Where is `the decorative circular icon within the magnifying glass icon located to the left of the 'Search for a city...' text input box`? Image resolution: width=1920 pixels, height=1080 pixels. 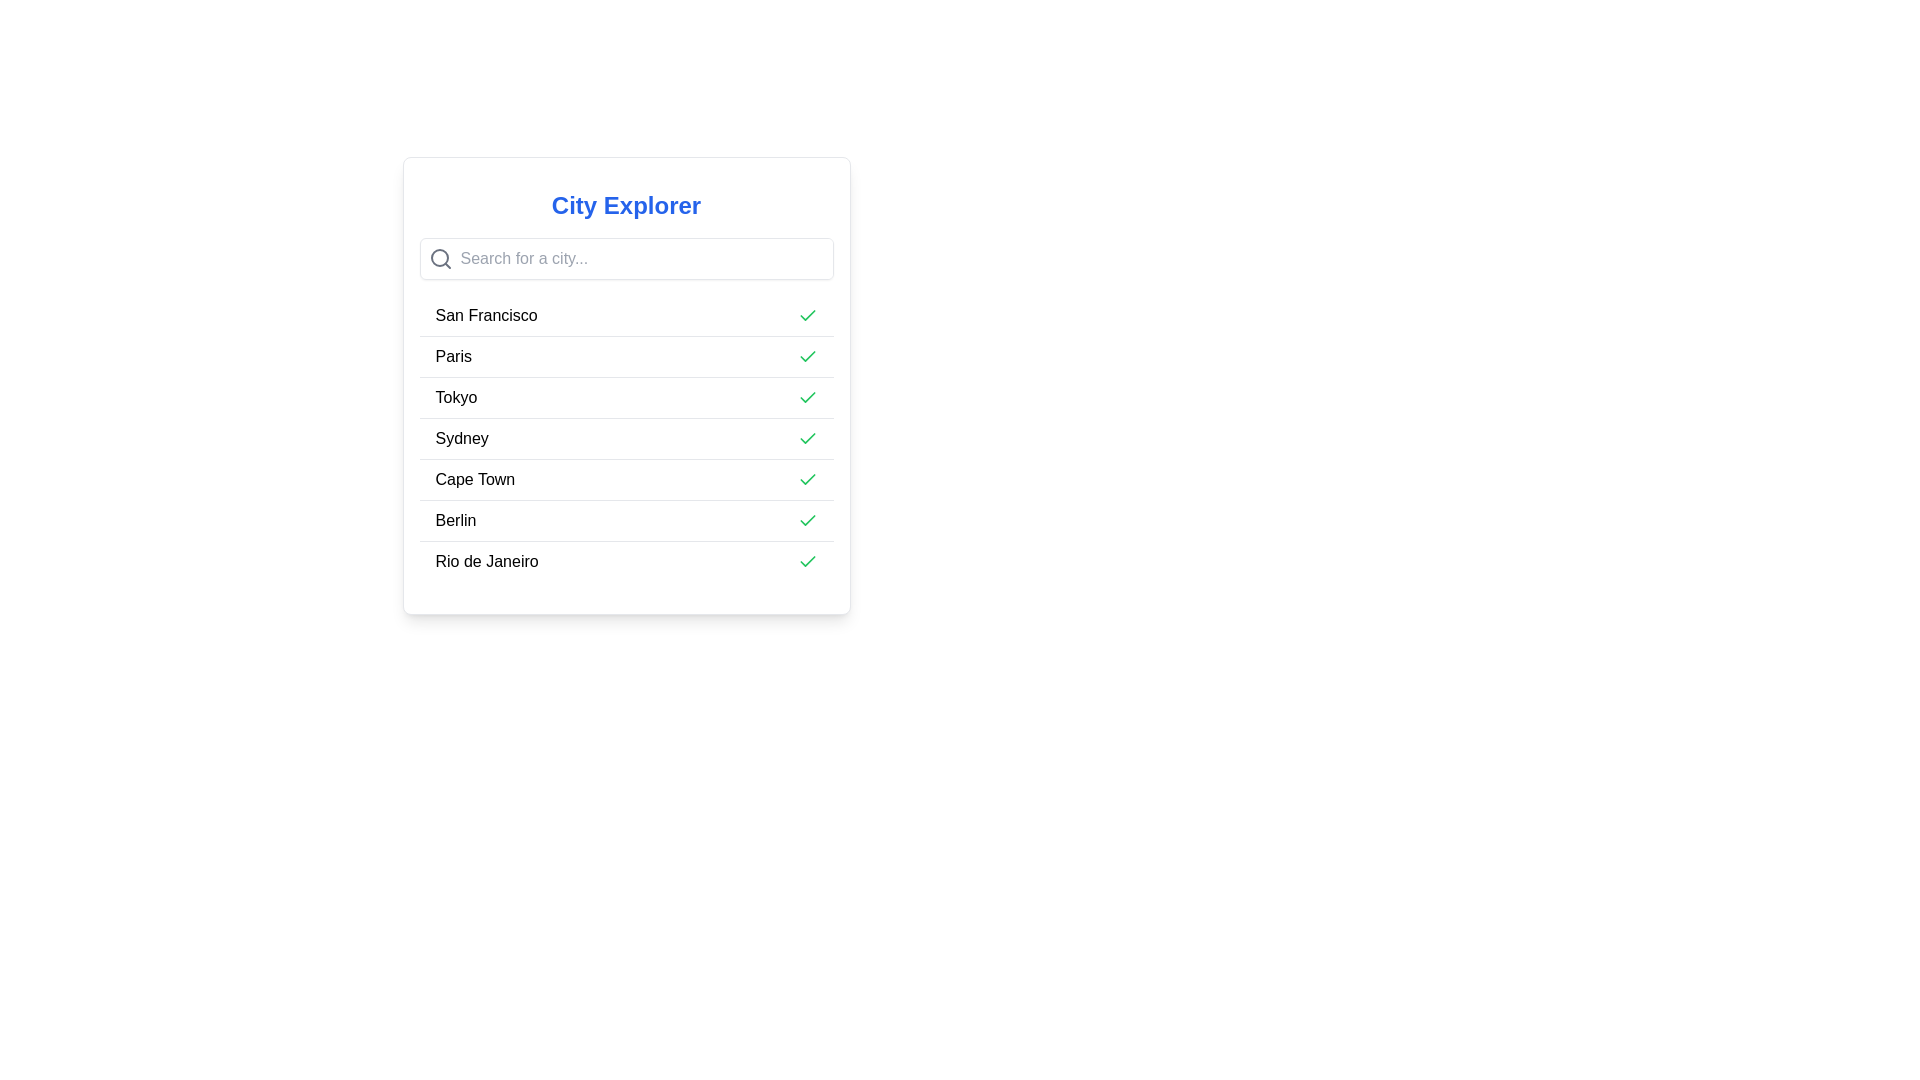 the decorative circular icon within the magnifying glass icon located to the left of the 'Search for a city...' text input box is located at coordinates (438, 257).